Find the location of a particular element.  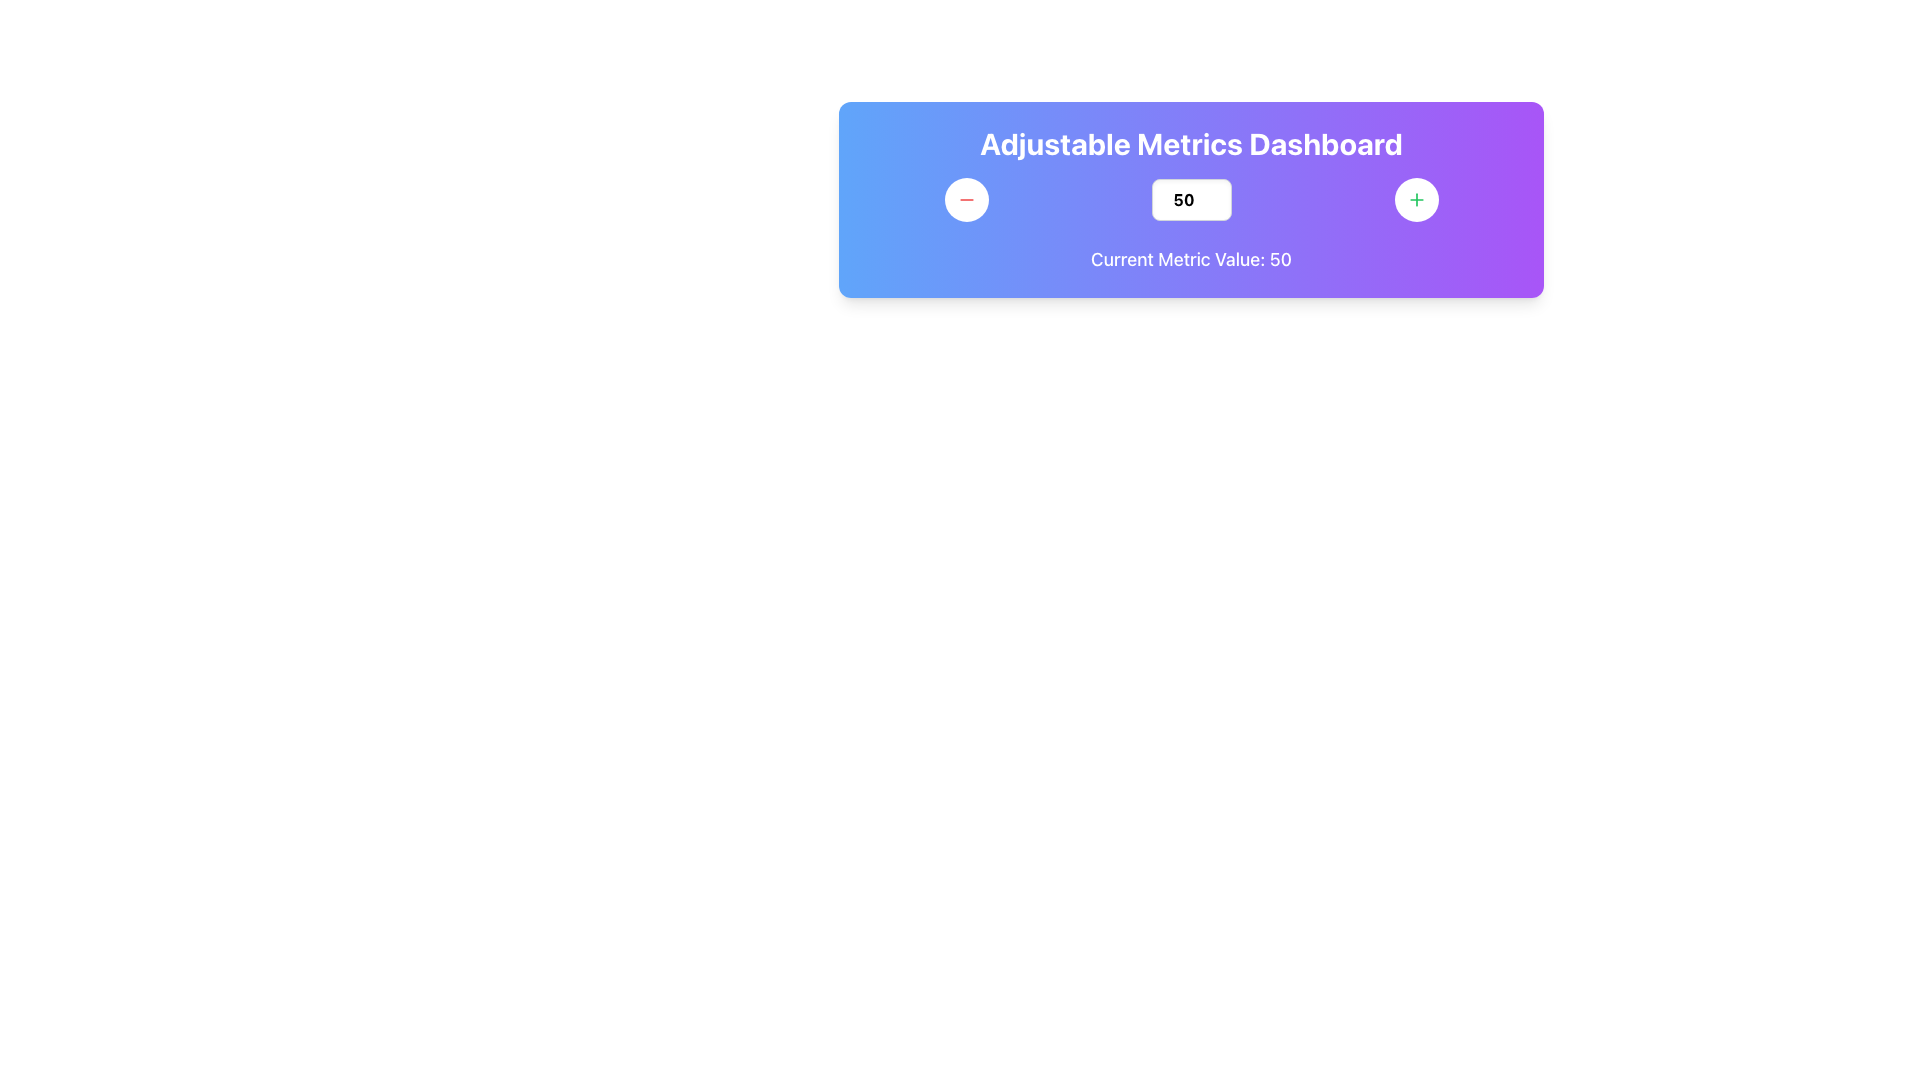

the interactive components within the header section of the metrics dashboard that displays the current metric value and controls for adjustment is located at coordinates (1191, 200).